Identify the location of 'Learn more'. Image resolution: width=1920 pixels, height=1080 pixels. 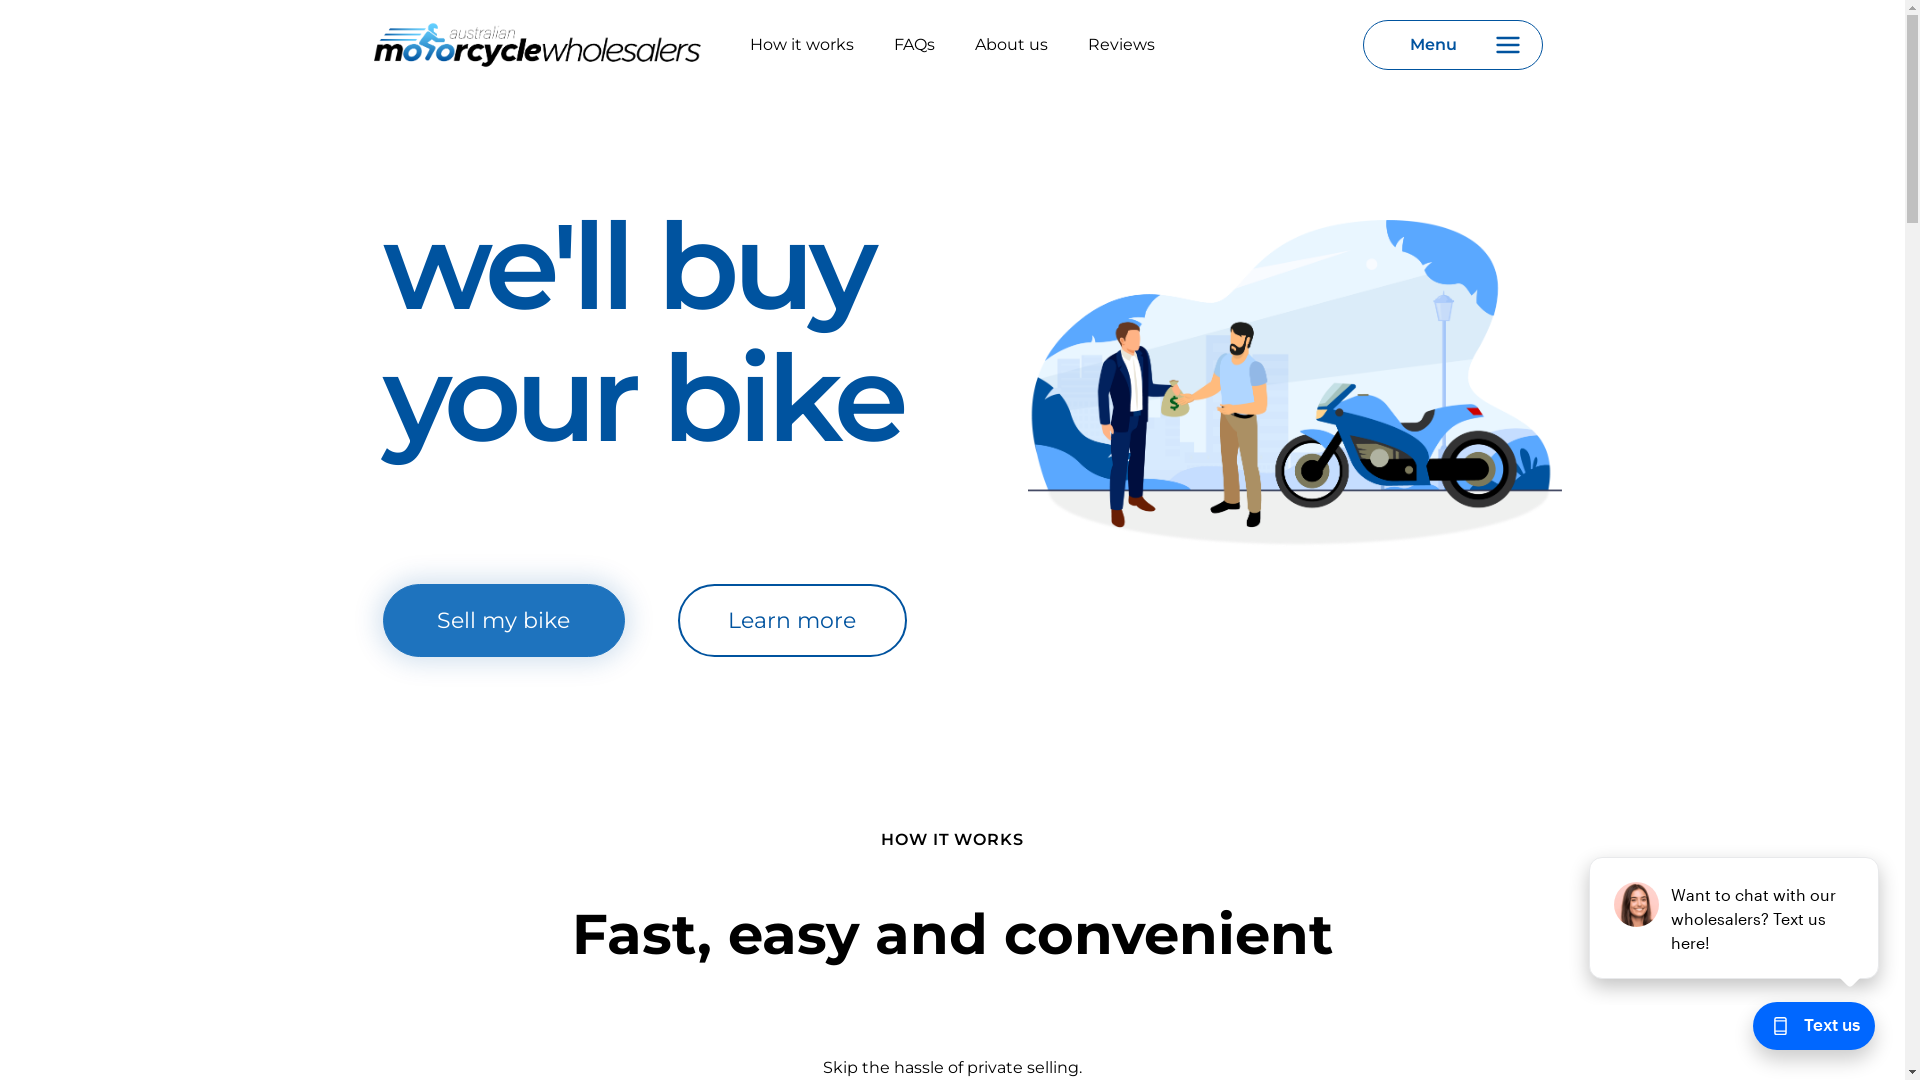
(791, 619).